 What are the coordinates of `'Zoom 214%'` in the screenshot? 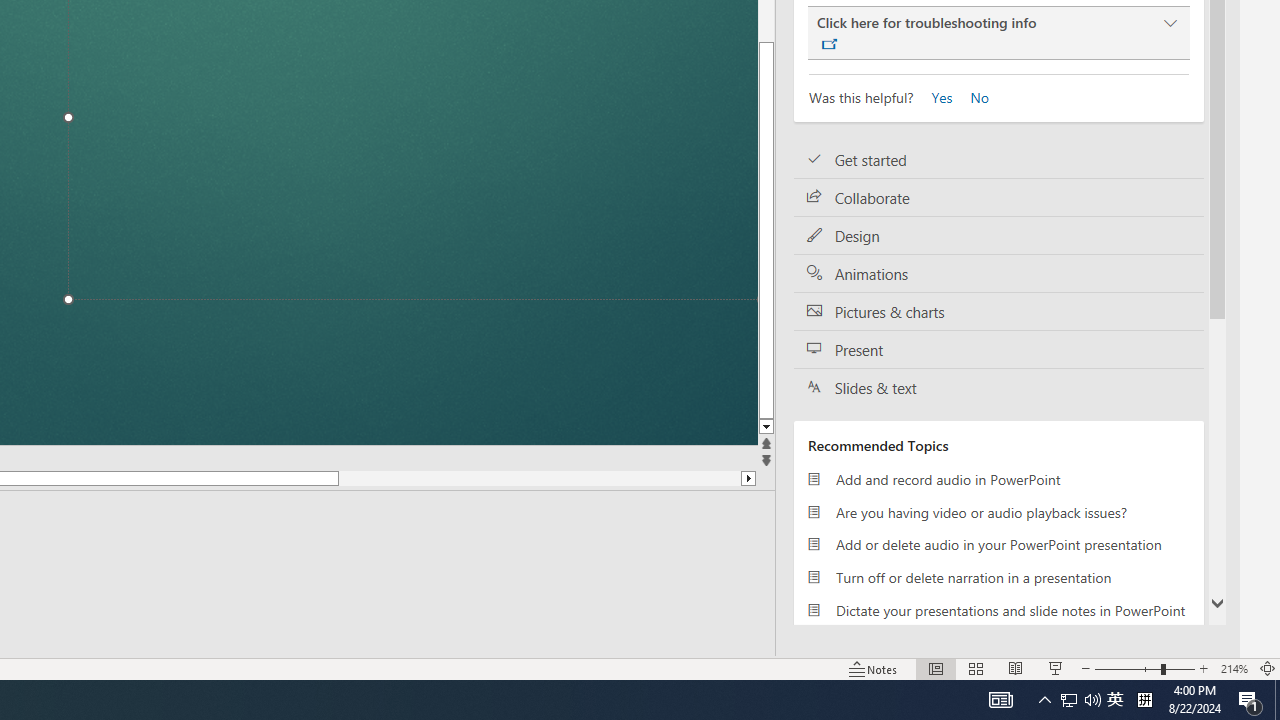 It's located at (1233, 669).